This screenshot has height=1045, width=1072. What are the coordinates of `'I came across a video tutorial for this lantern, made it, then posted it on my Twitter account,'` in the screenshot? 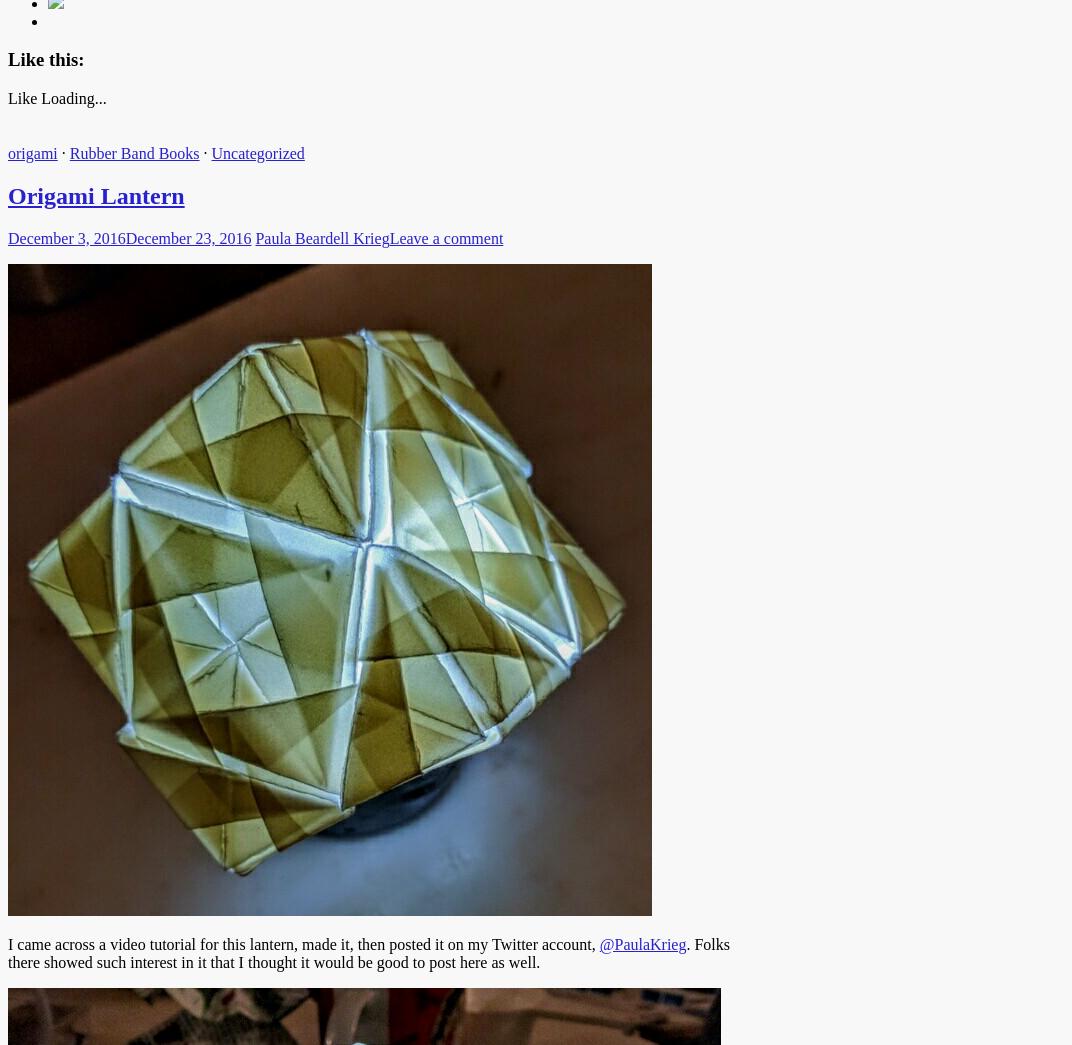 It's located at (302, 942).